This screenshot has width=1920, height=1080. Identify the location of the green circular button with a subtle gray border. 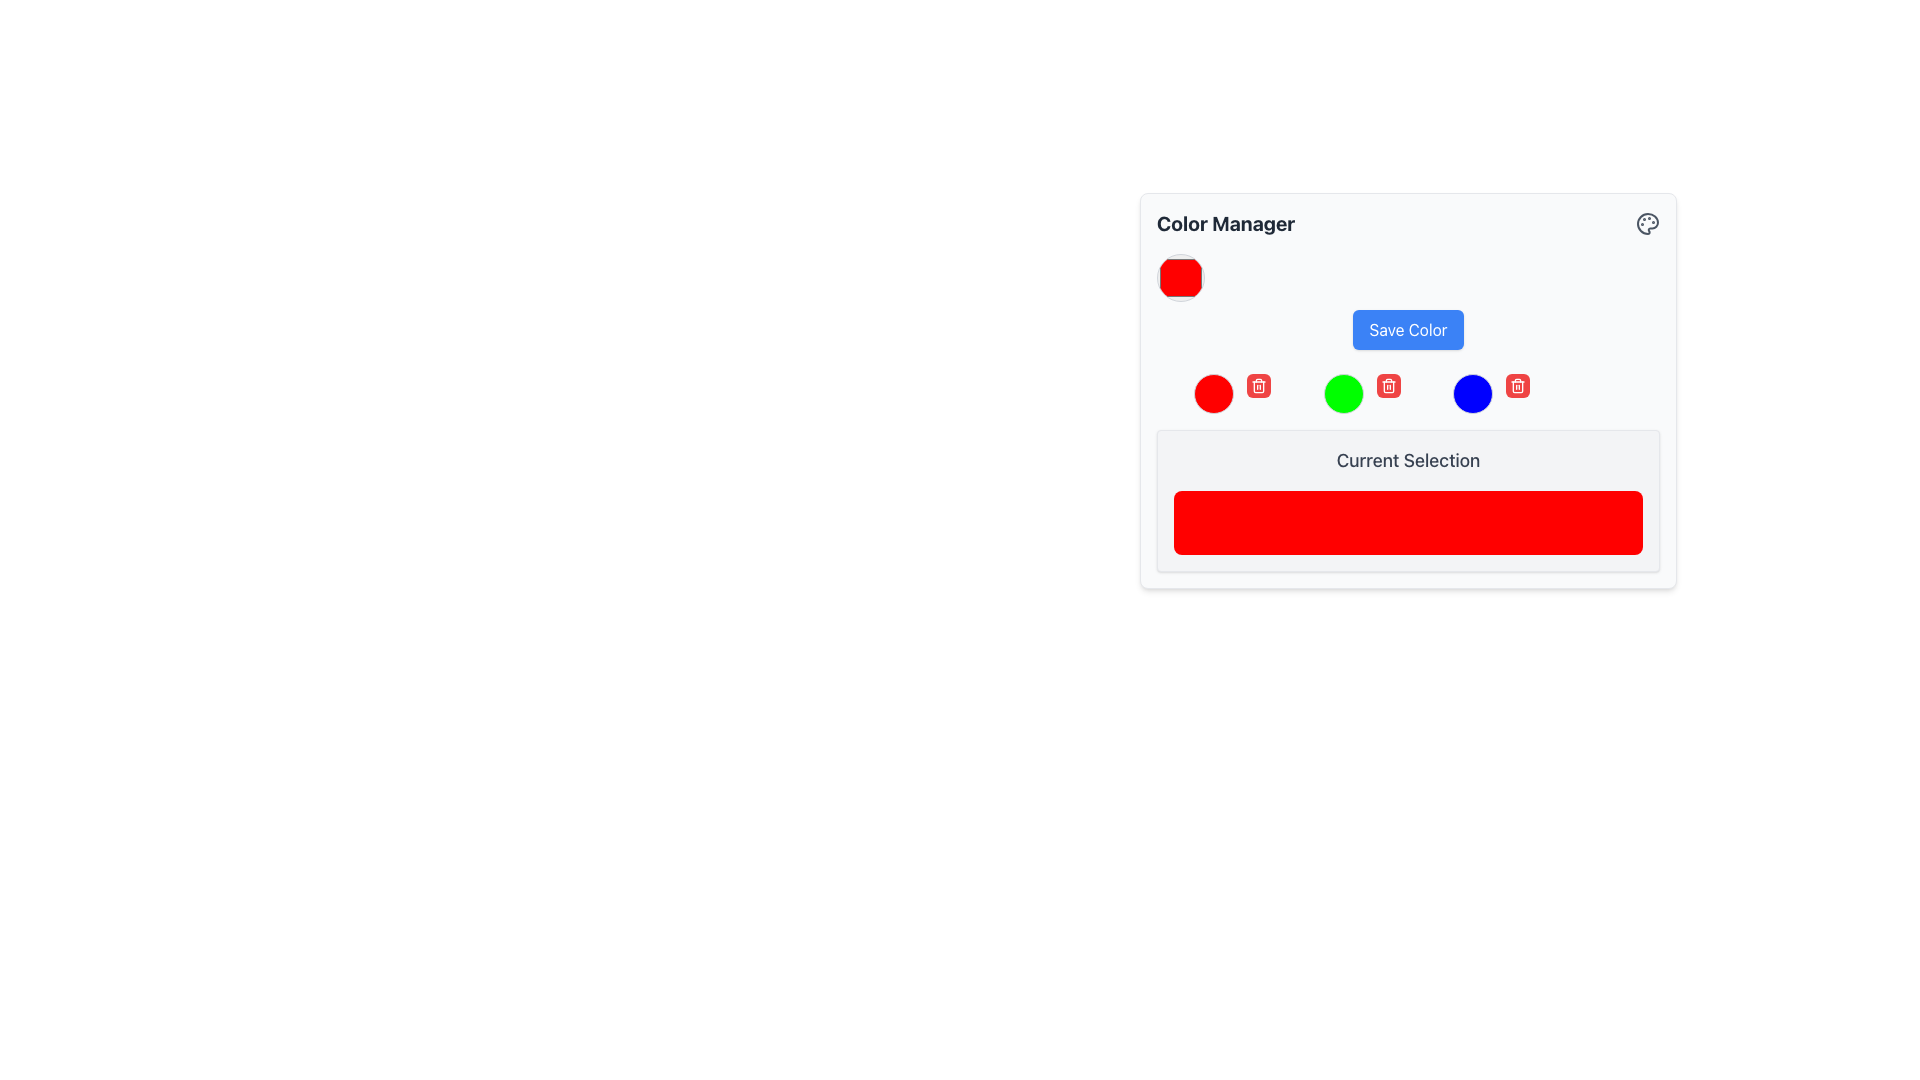
(1343, 393).